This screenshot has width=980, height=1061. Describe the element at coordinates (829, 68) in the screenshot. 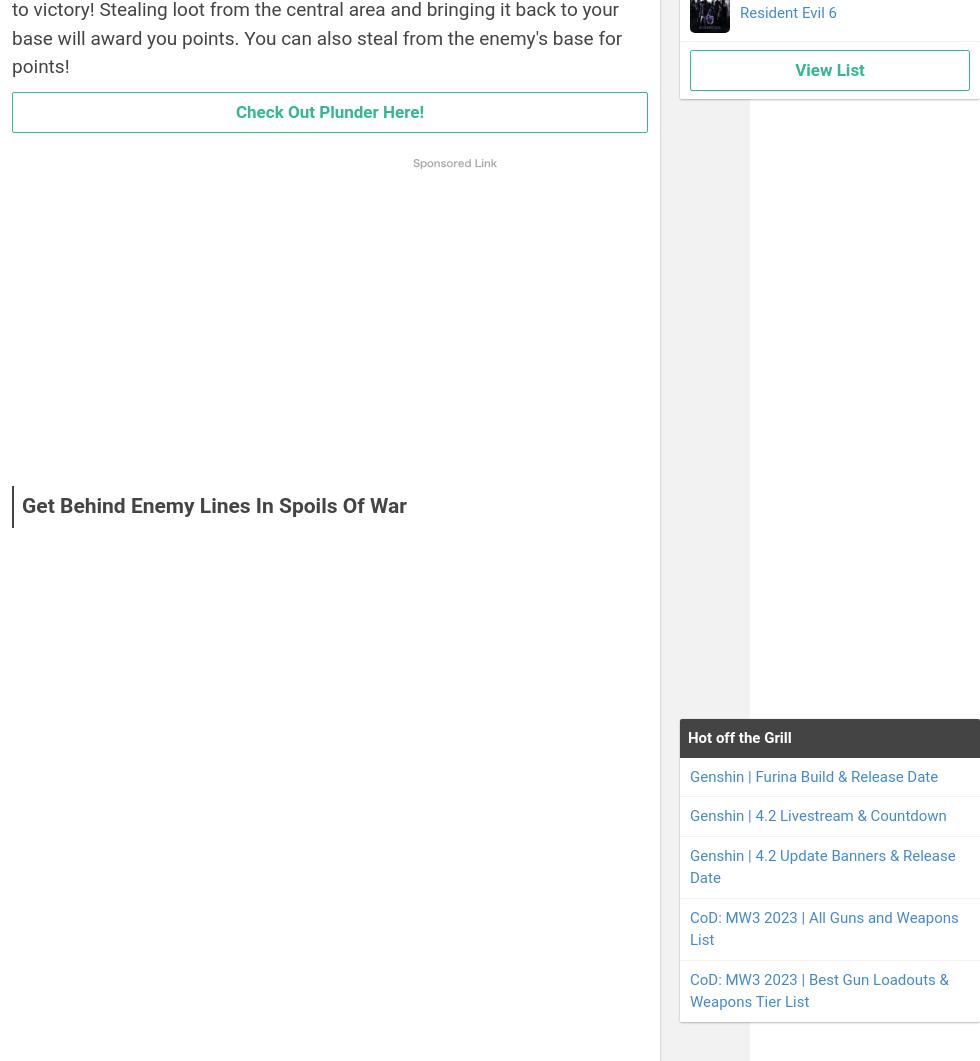

I see `'View List'` at that location.